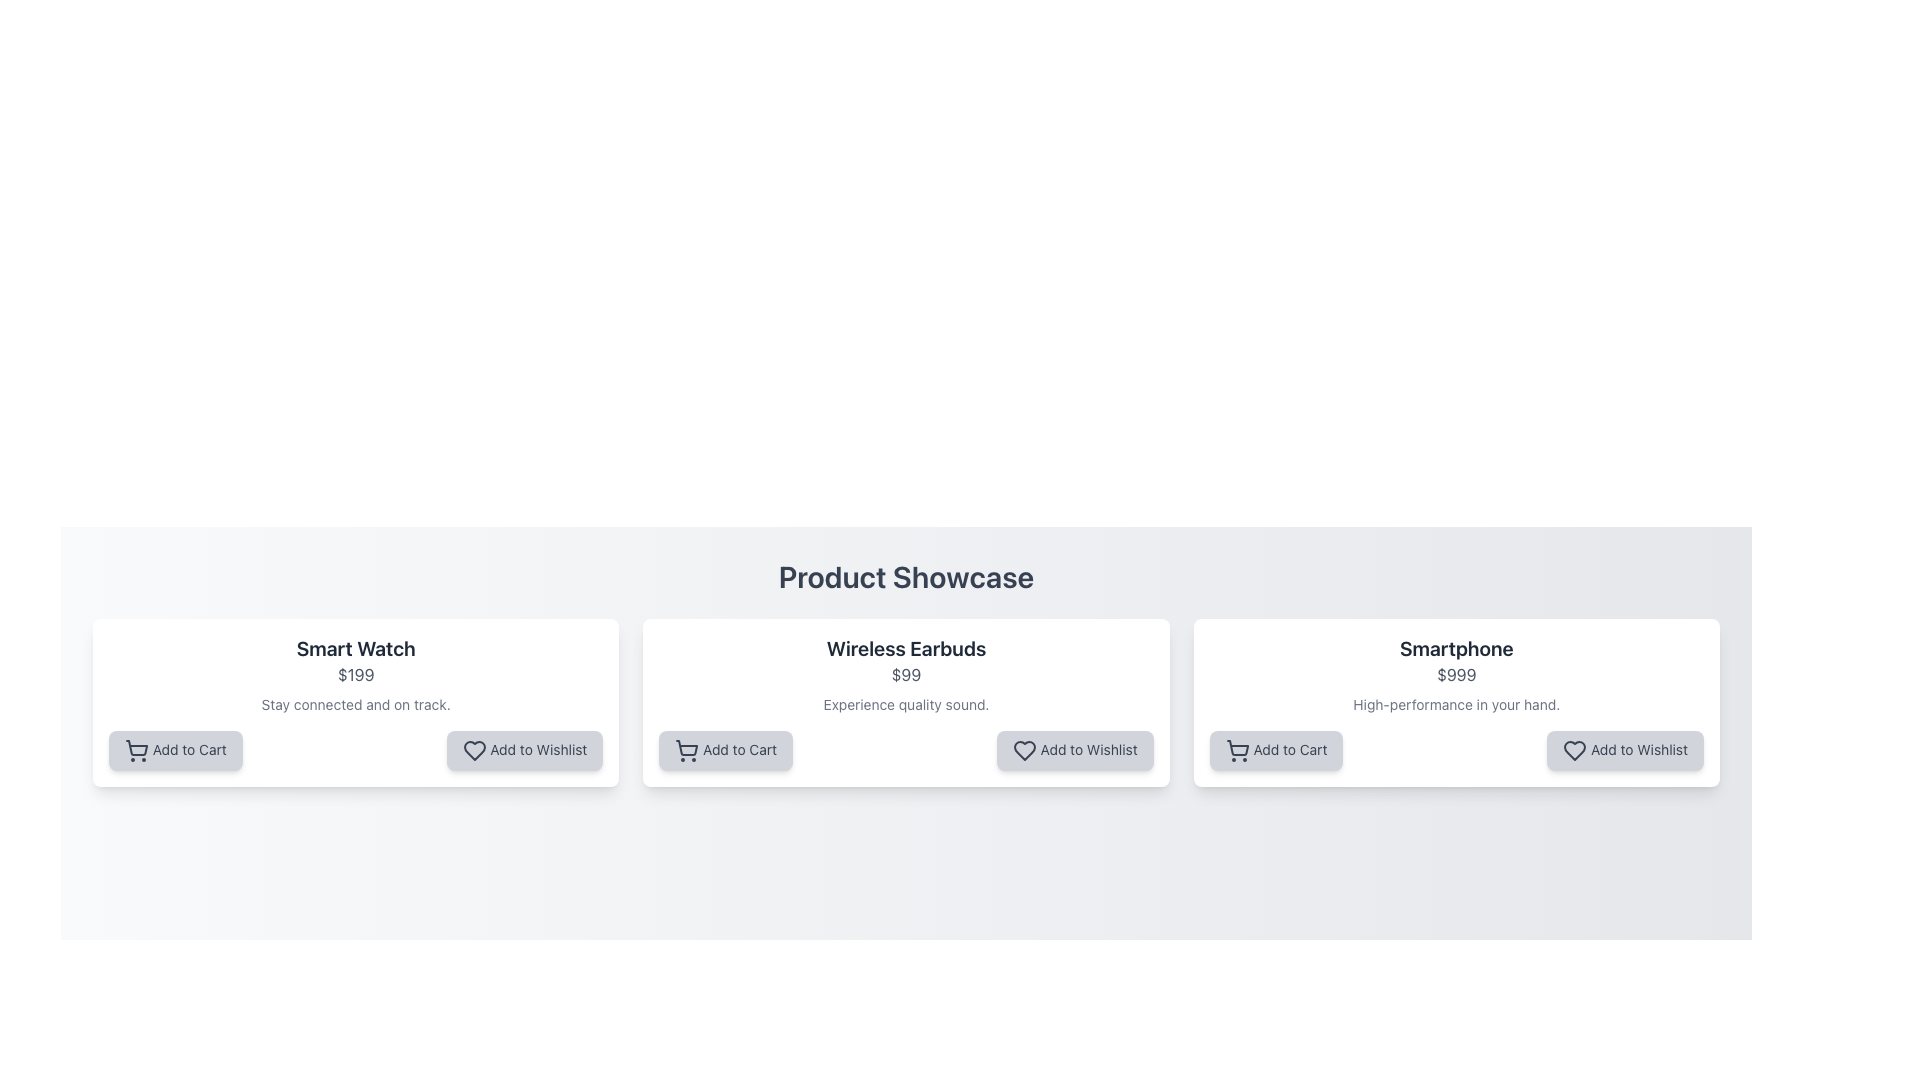 Image resolution: width=1920 pixels, height=1080 pixels. What do you see at coordinates (1236, 751) in the screenshot?
I see `the 'Add to Cart' icon located to the left of the 'Add to Cart' text label within the 'Smartphone' product card` at bounding box center [1236, 751].